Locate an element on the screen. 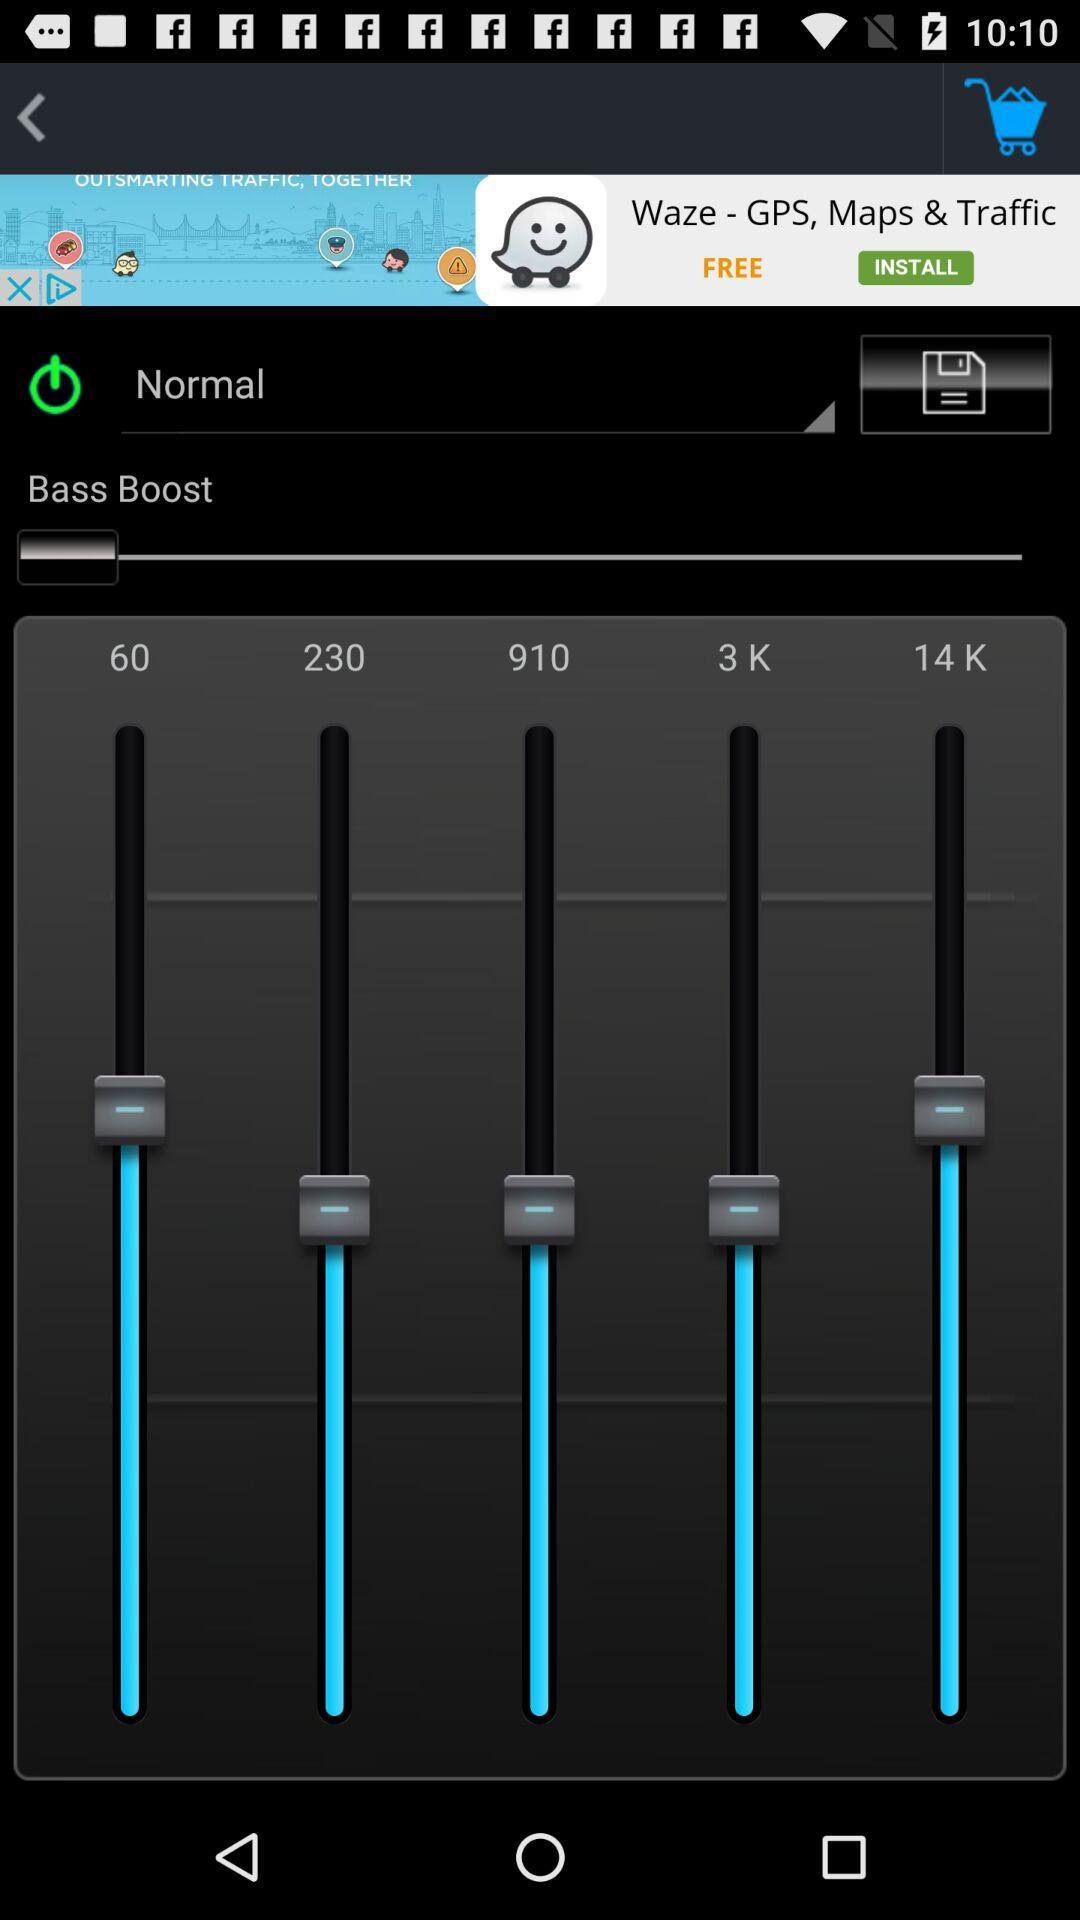 The height and width of the screenshot is (1920, 1080). cart is located at coordinates (1011, 117).